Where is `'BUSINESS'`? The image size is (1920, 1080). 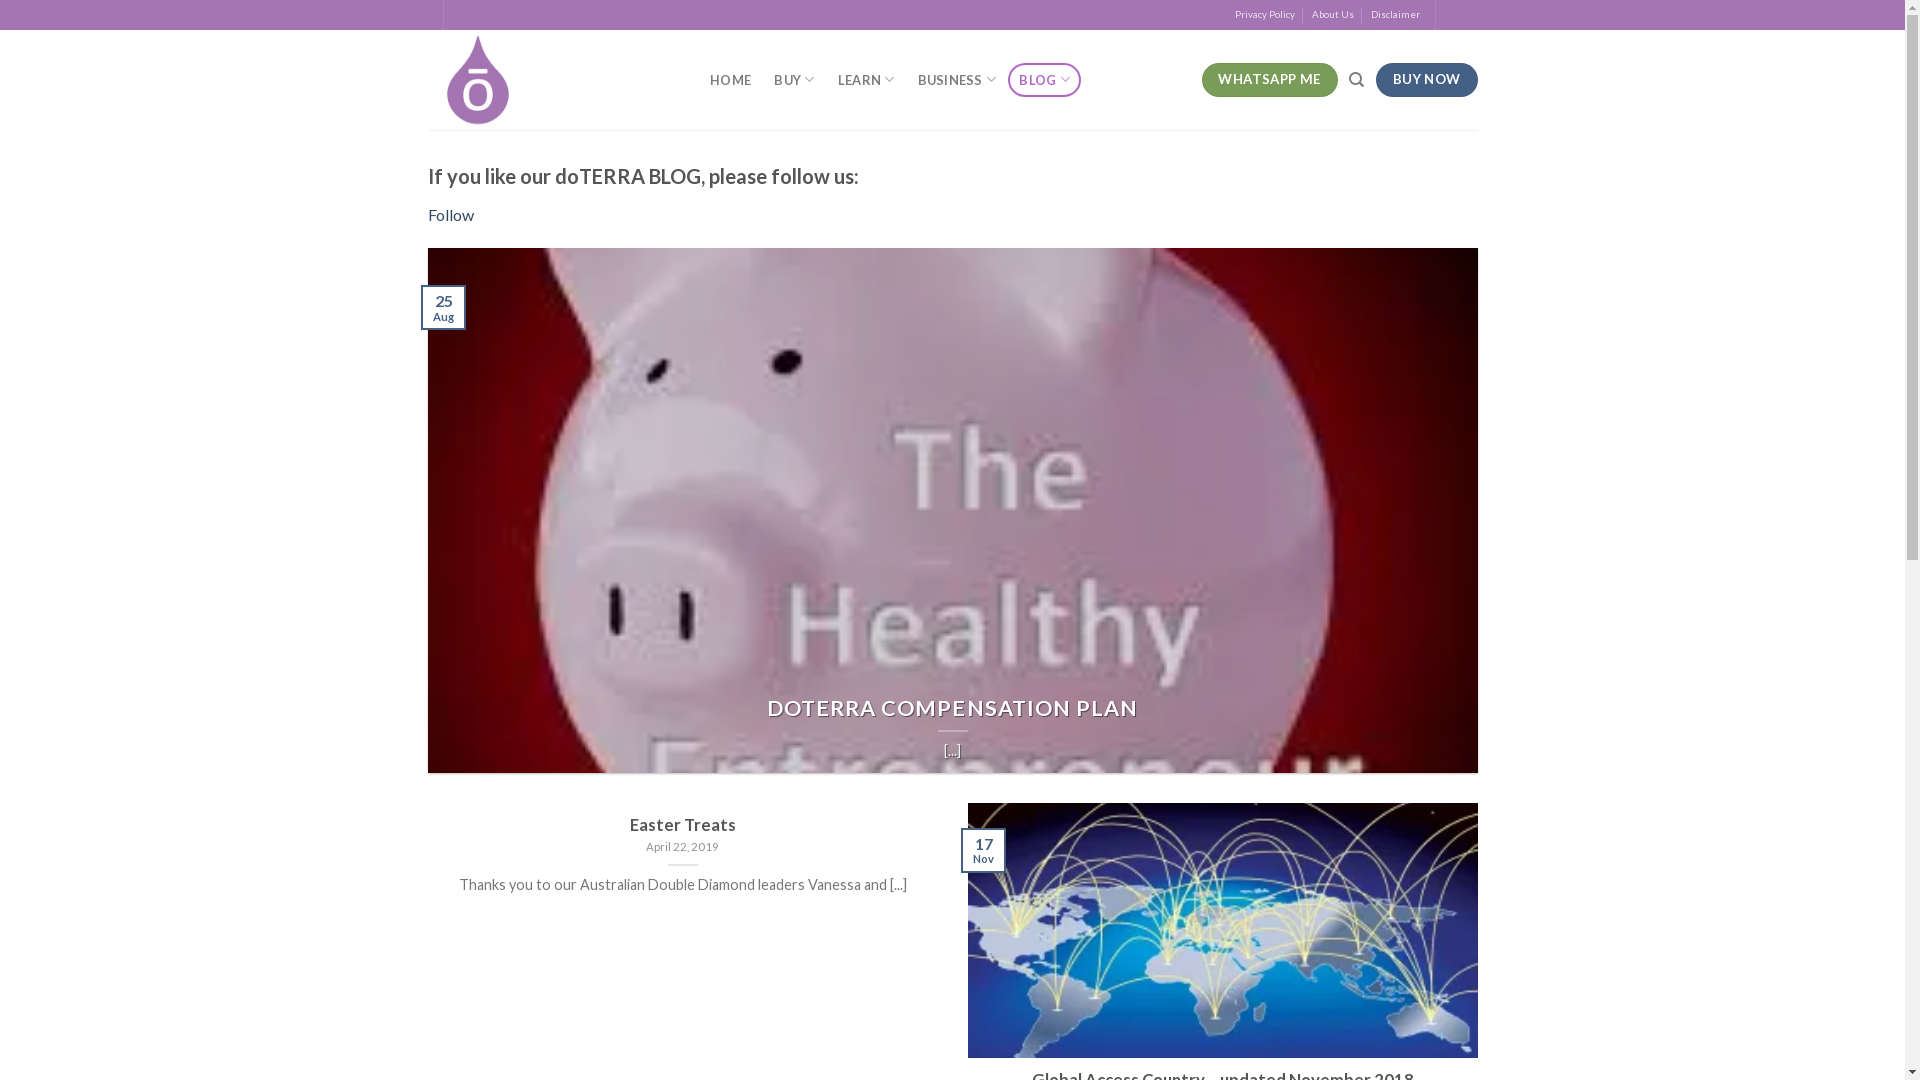 'BUSINESS' is located at coordinates (955, 79).